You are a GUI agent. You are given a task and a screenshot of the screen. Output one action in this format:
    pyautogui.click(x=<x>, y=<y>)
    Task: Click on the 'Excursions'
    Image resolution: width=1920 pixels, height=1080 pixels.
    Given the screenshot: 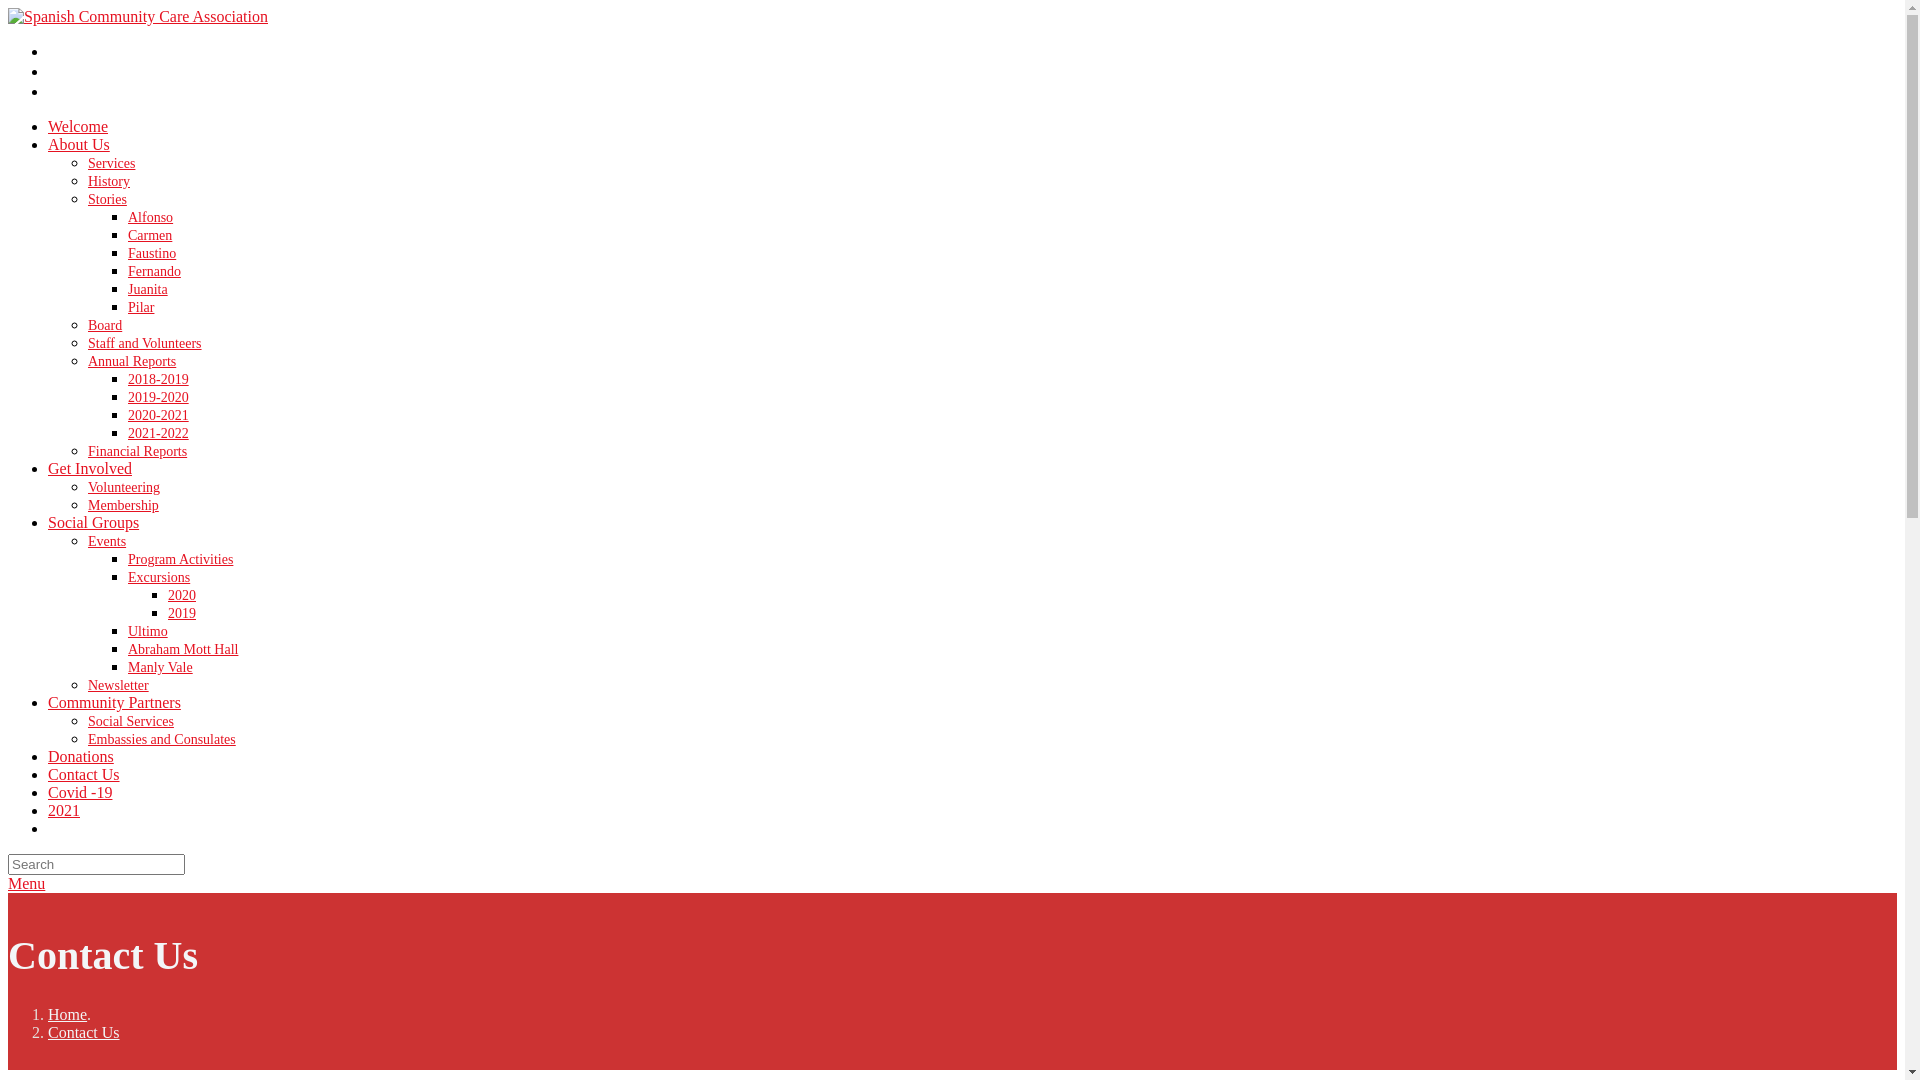 What is the action you would take?
    pyautogui.click(x=157, y=577)
    